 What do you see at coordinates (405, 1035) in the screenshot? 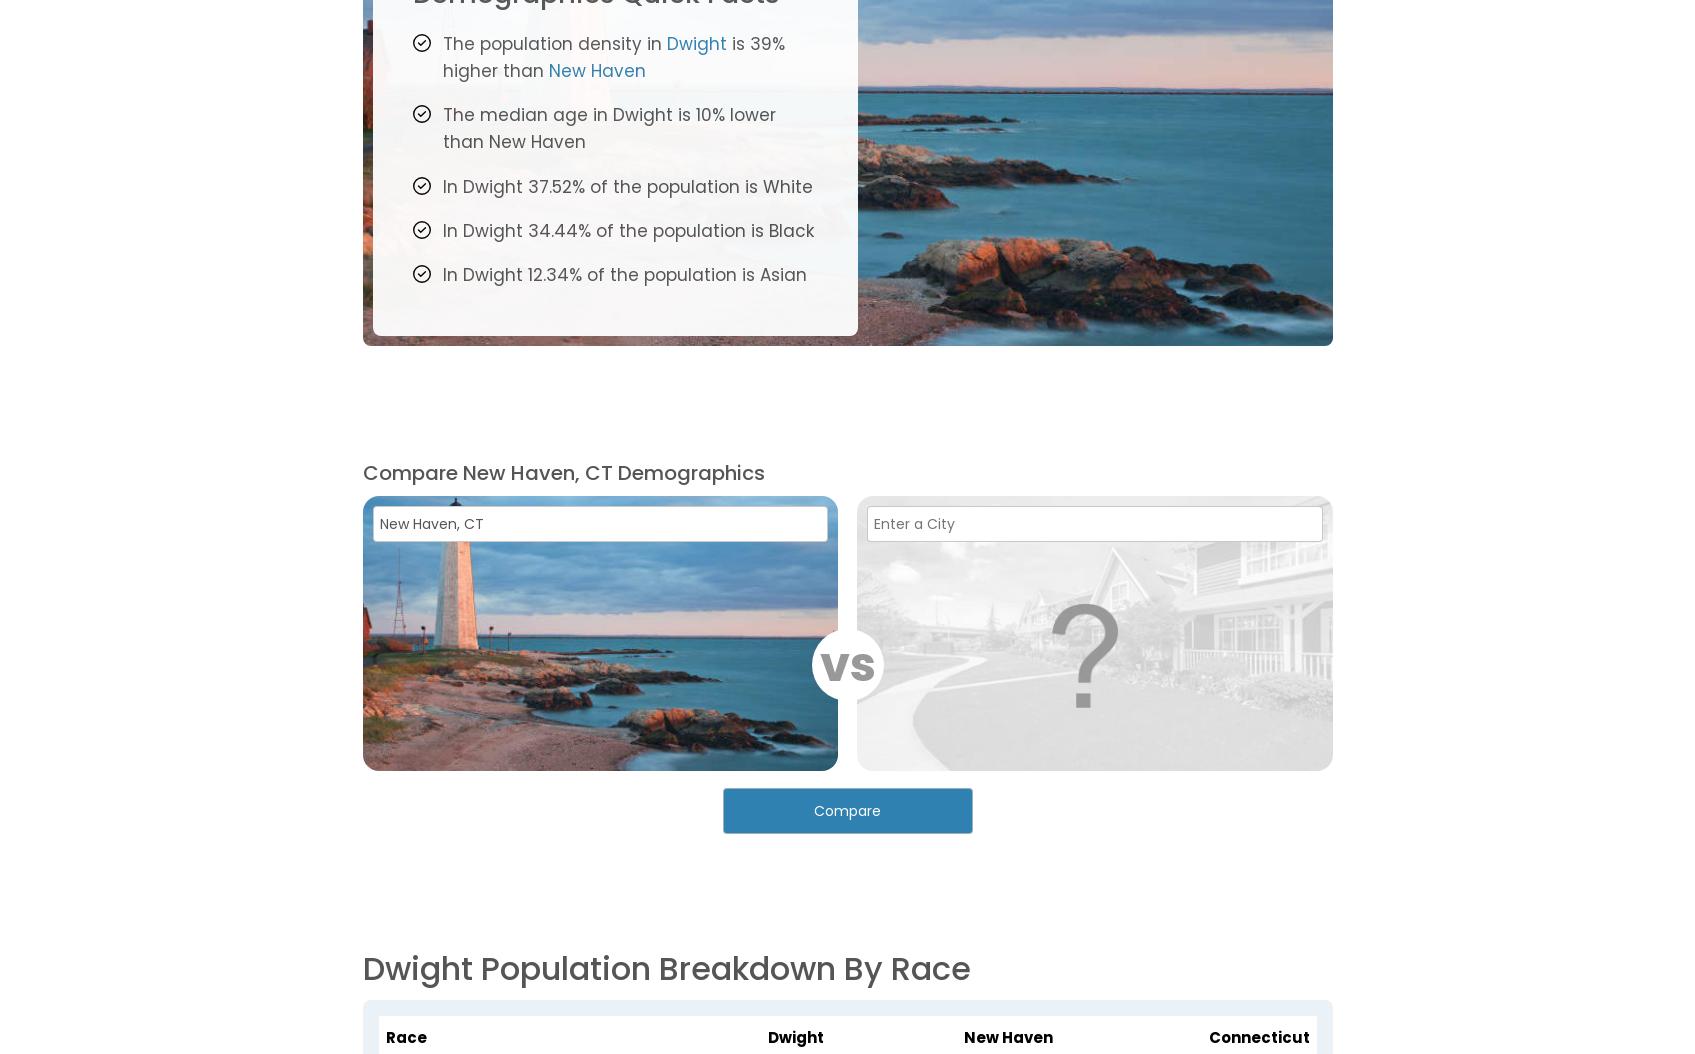
I see `'Race'` at bounding box center [405, 1035].